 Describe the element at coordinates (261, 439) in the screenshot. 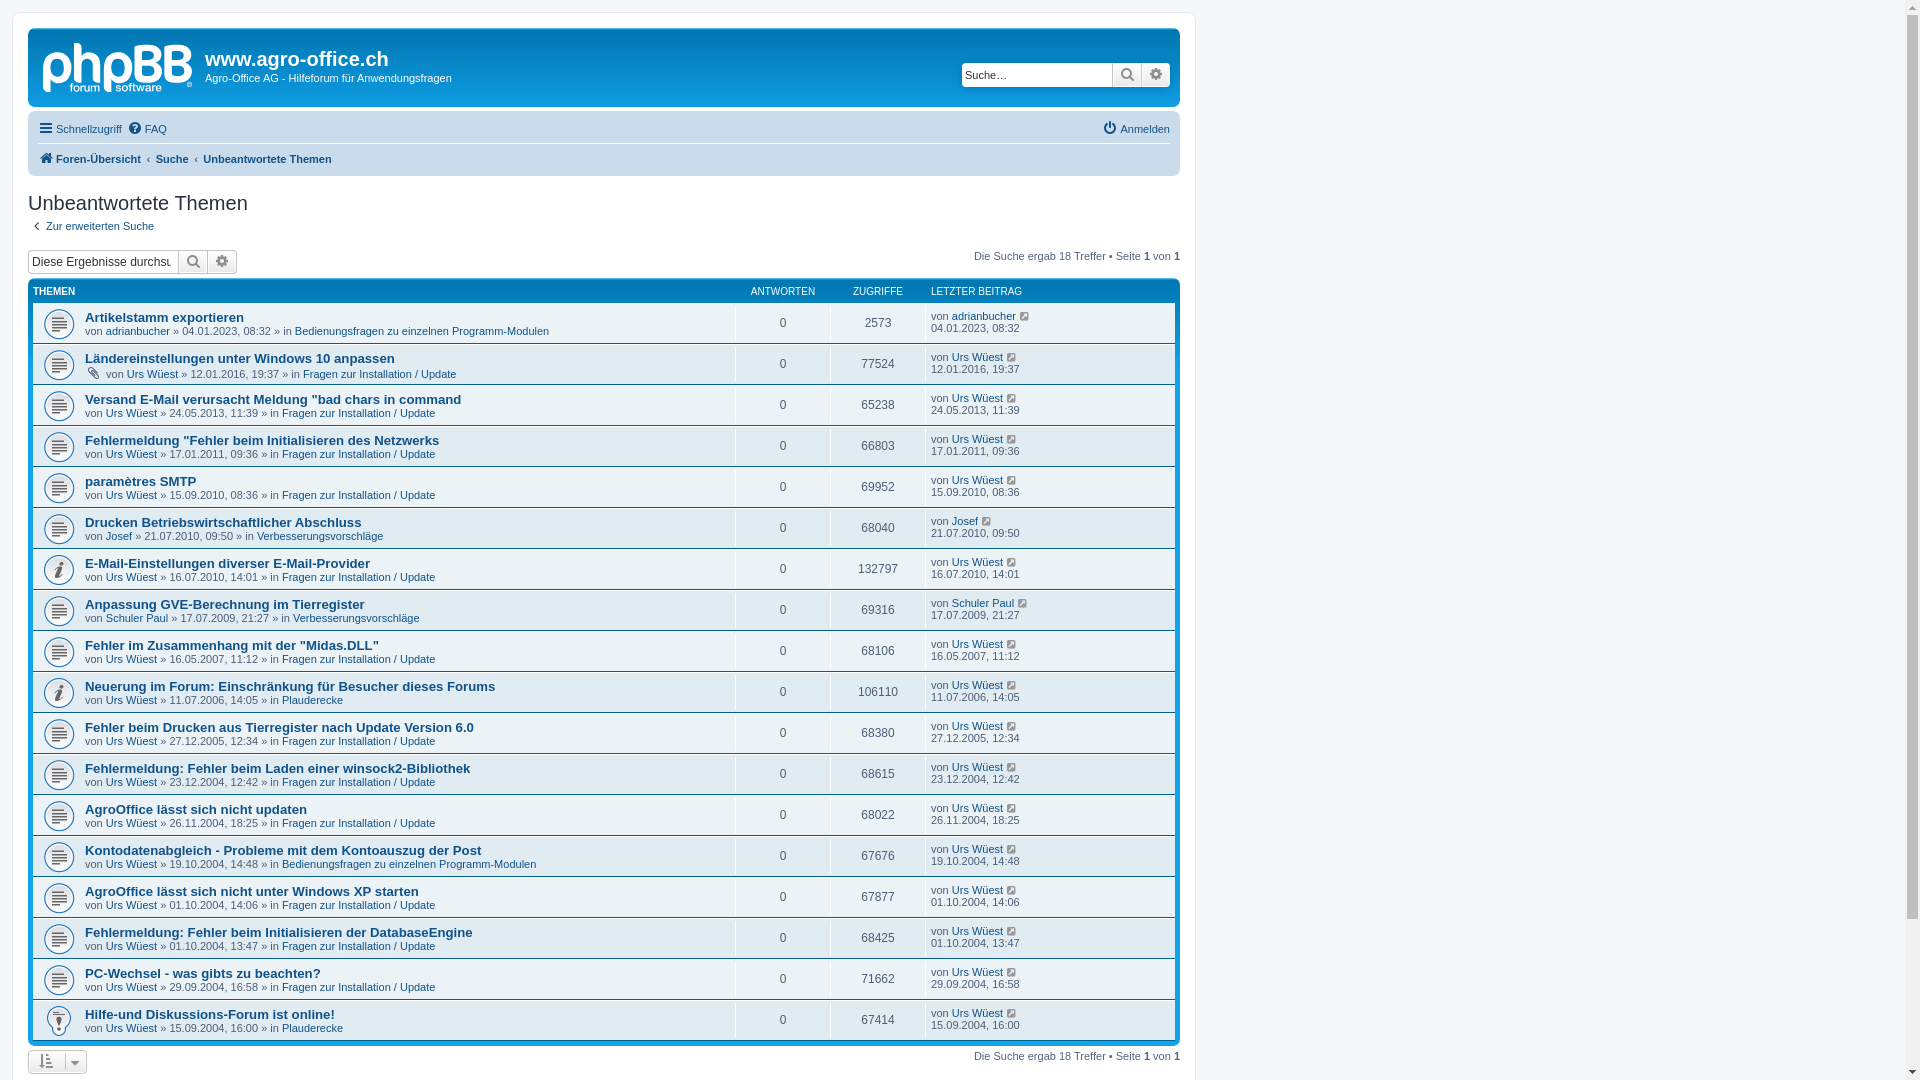

I see `'Fehlermeldung "Fehler beim Initialisieren des Netzwerks'` at that location.